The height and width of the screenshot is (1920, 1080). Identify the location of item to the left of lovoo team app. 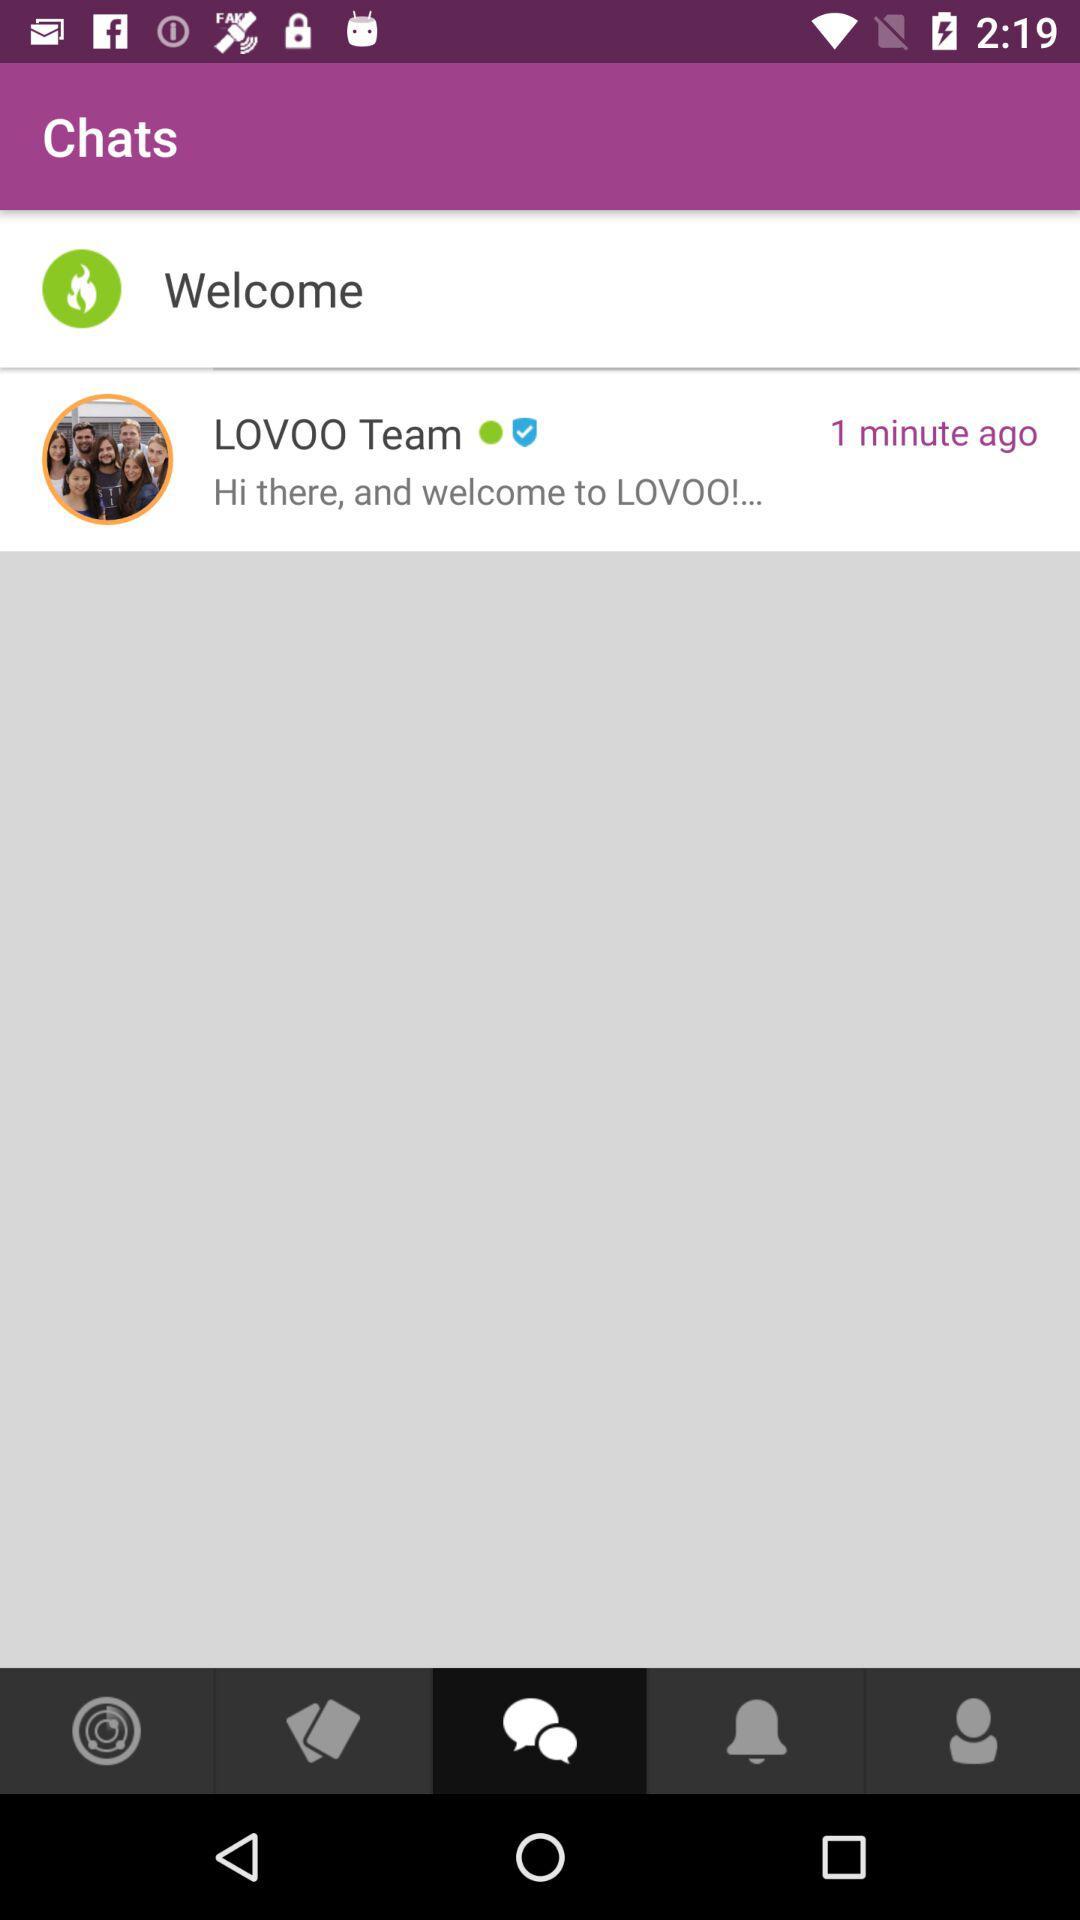
(107, 458).